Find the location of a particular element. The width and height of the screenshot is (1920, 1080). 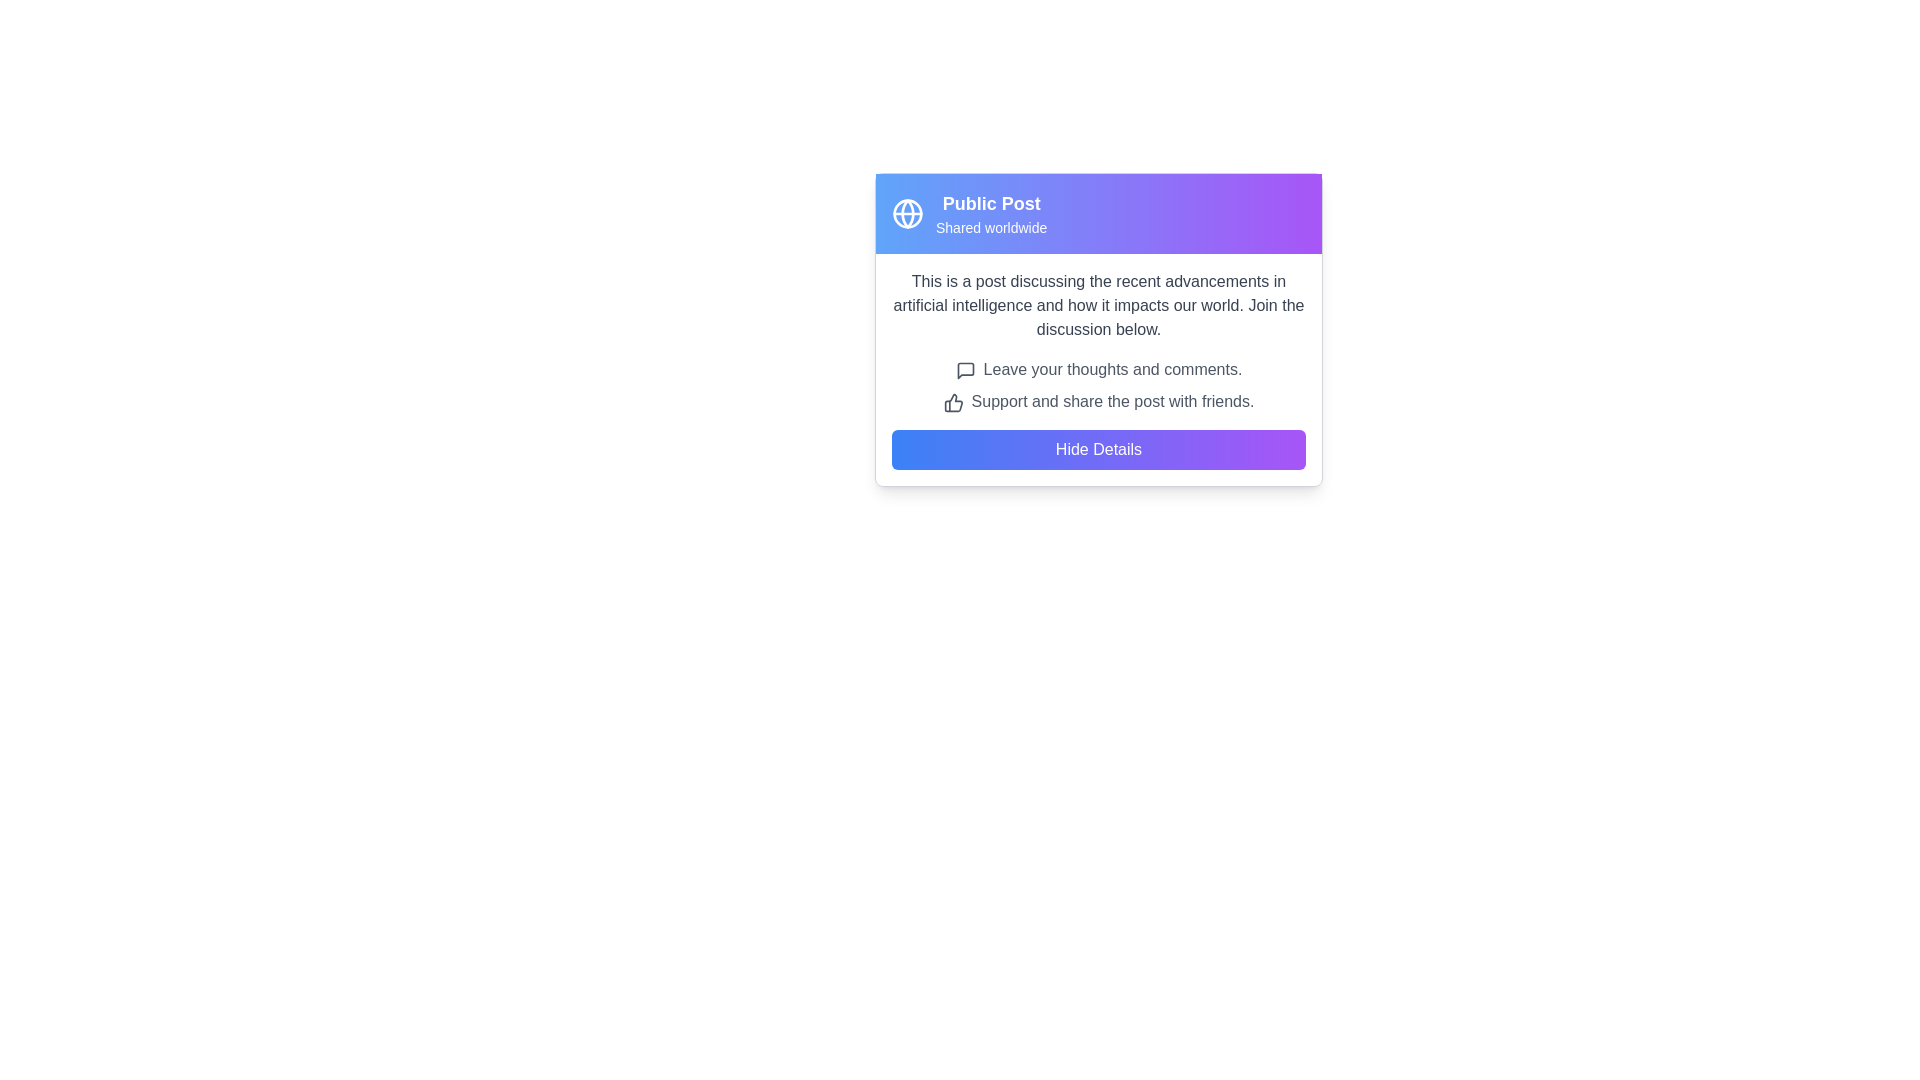

the informational text block containing the lines 'Leave your thoughts and comments.' and 'Support and share the post with friends.' which is situated below 'Join the discussion below.' and above the 'Hide Details' button is located at coordinates (1098, 385).